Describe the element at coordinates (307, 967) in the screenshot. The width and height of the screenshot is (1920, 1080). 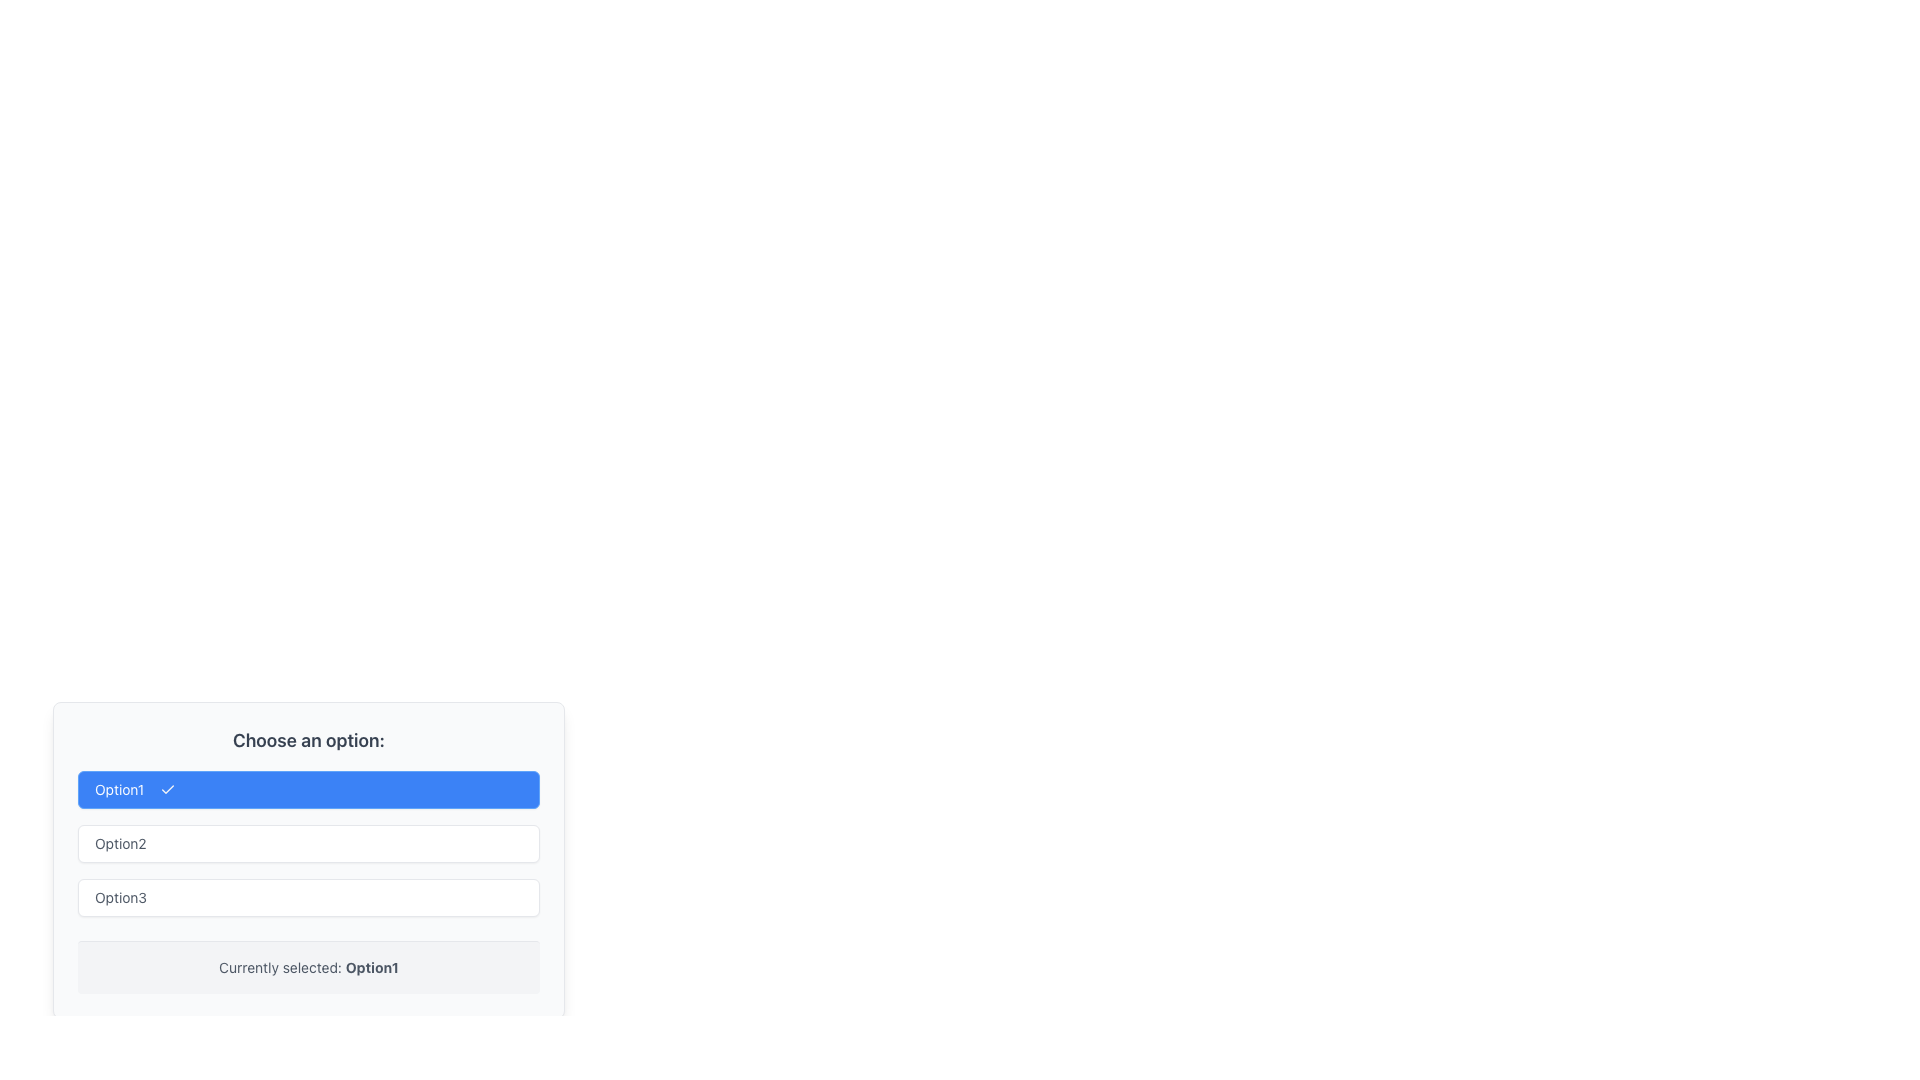
I see `the Text Label that displays the currently selected option from the list, located within a light-gray block near the bottom of the interface` at that location.